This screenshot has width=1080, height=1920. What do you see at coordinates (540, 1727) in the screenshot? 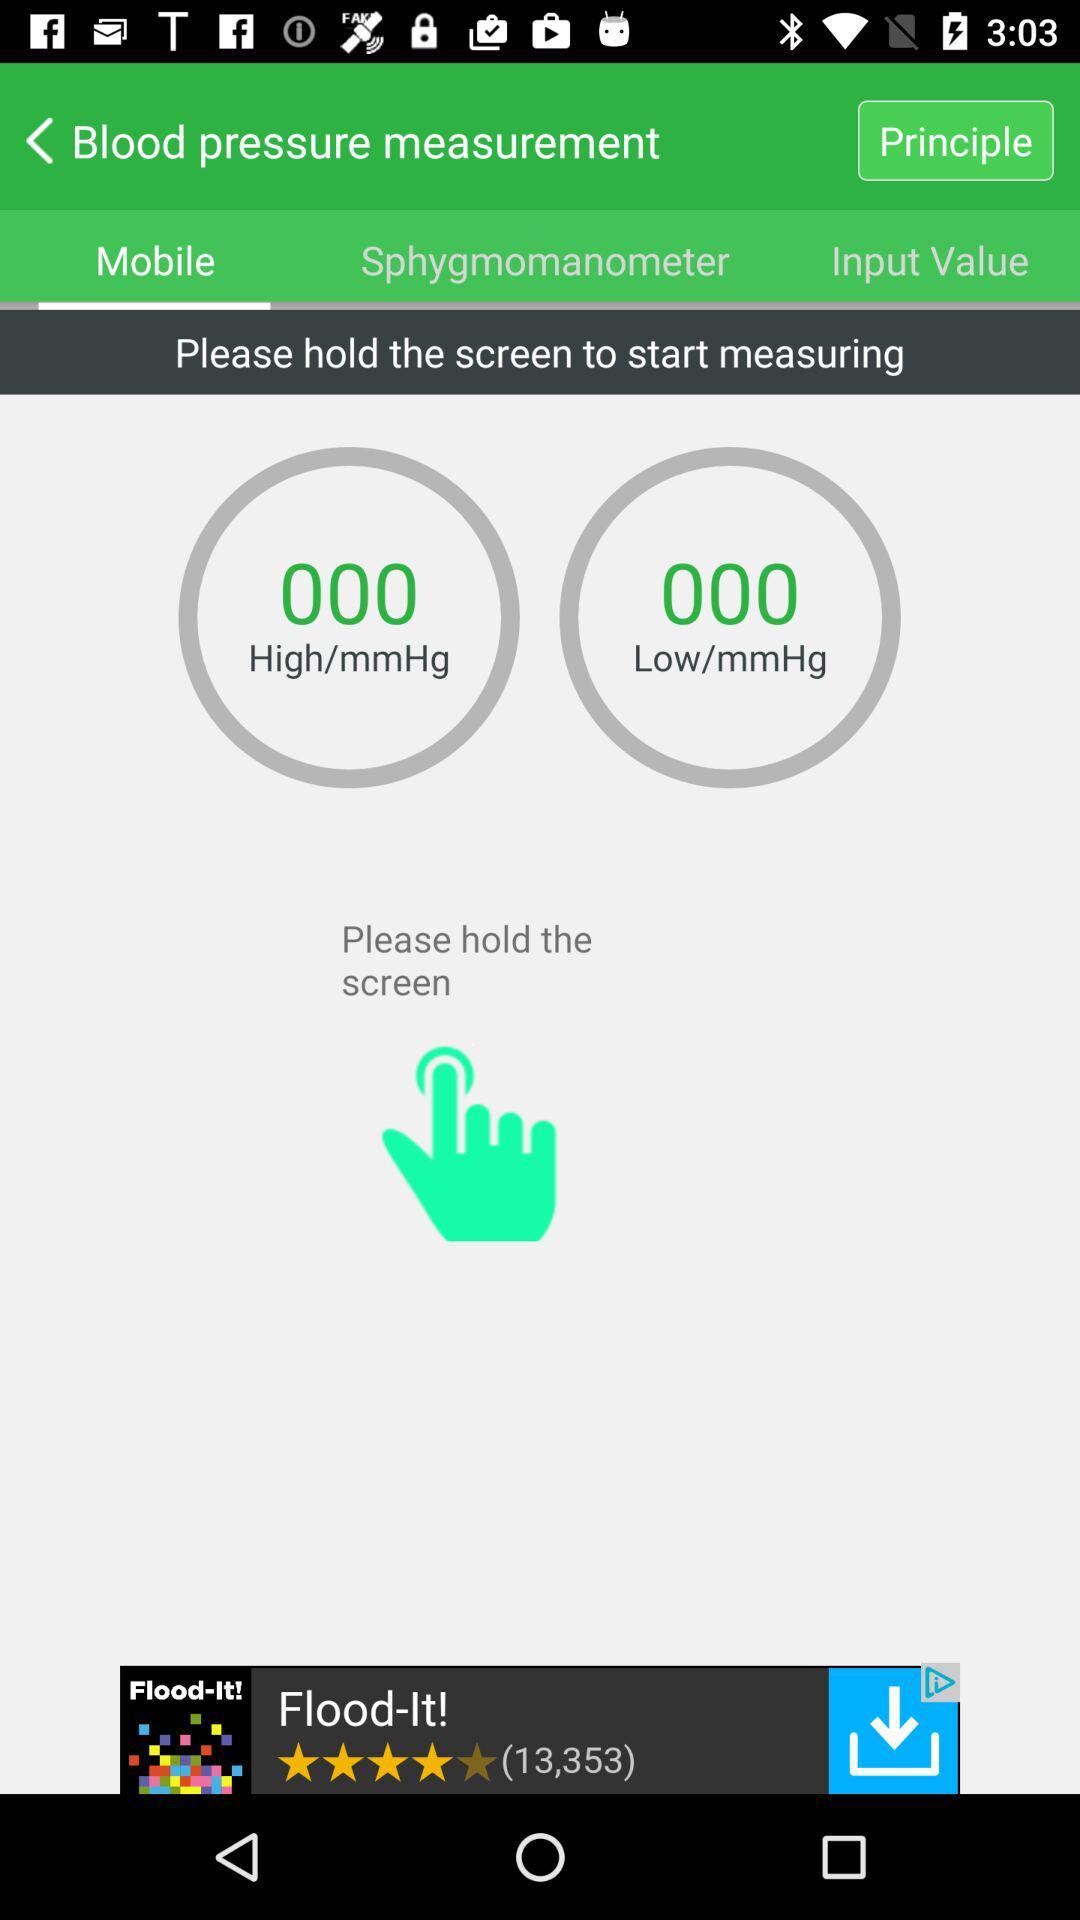
I see `advertisement` at bounding box center [540, 1727].